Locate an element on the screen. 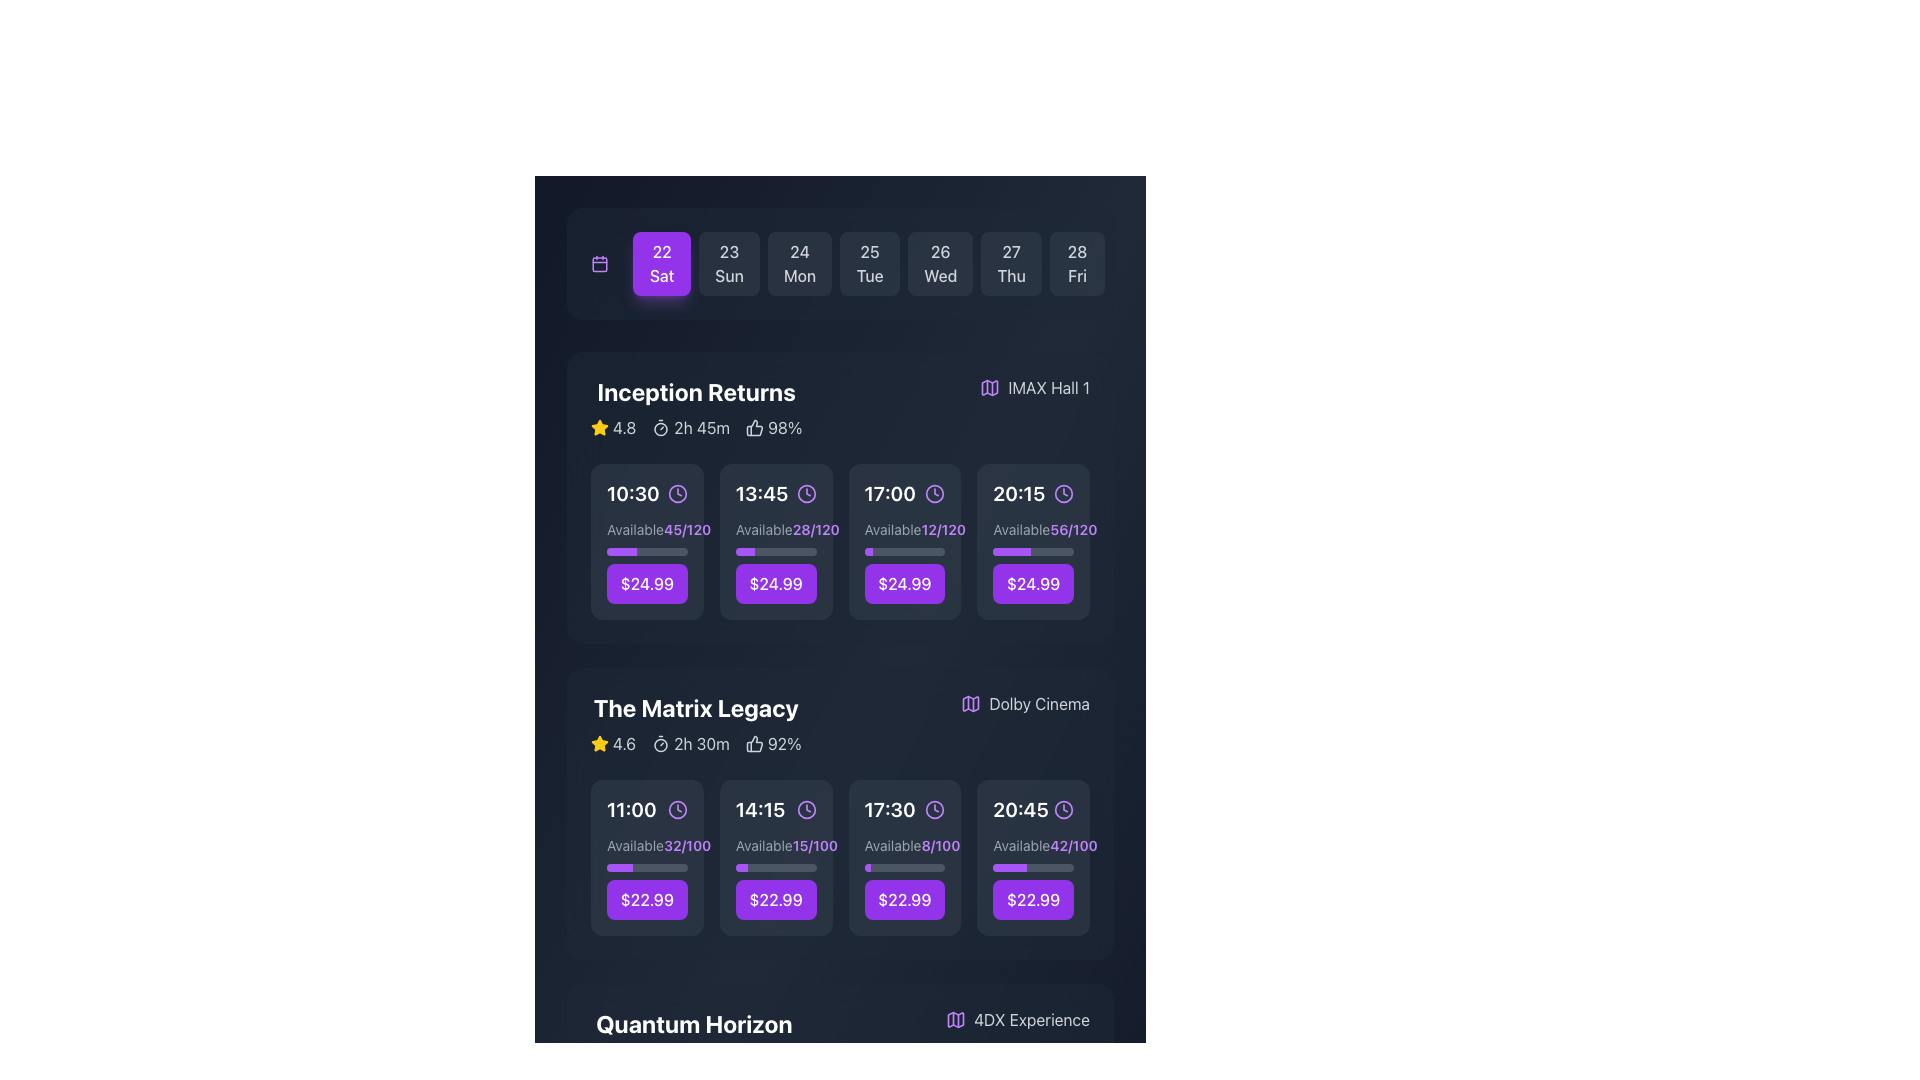 The image size is (1920, 1080). the Text label that provides information about the available seats for the '20:45' showtime of 'The Matrix Legacy', located to the left of the numeric indicator '42/100' is located at coordinates (1021, 845).